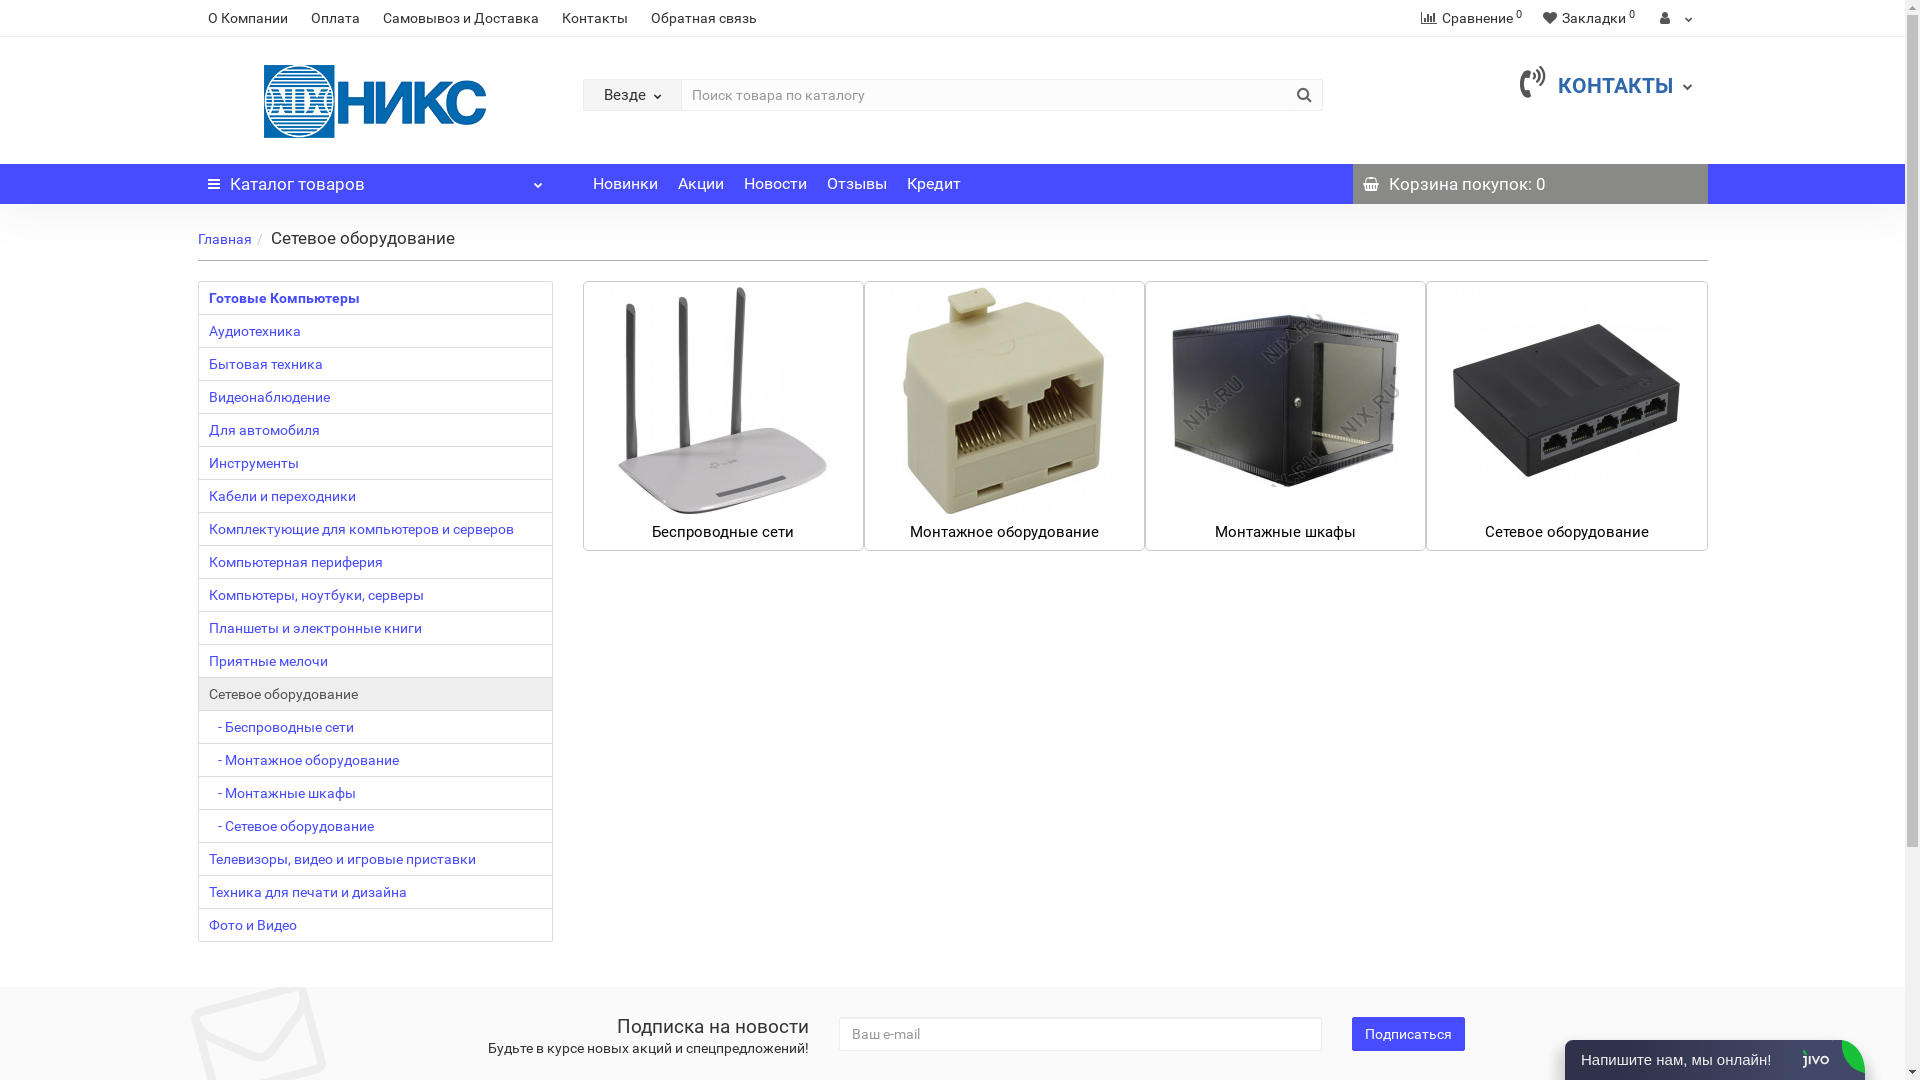 The height and width of the screenshot is (1080, 1920). Describe the element at coordinates (375, 101) in the screenshot. I see `'nixpro.by'` at that location.